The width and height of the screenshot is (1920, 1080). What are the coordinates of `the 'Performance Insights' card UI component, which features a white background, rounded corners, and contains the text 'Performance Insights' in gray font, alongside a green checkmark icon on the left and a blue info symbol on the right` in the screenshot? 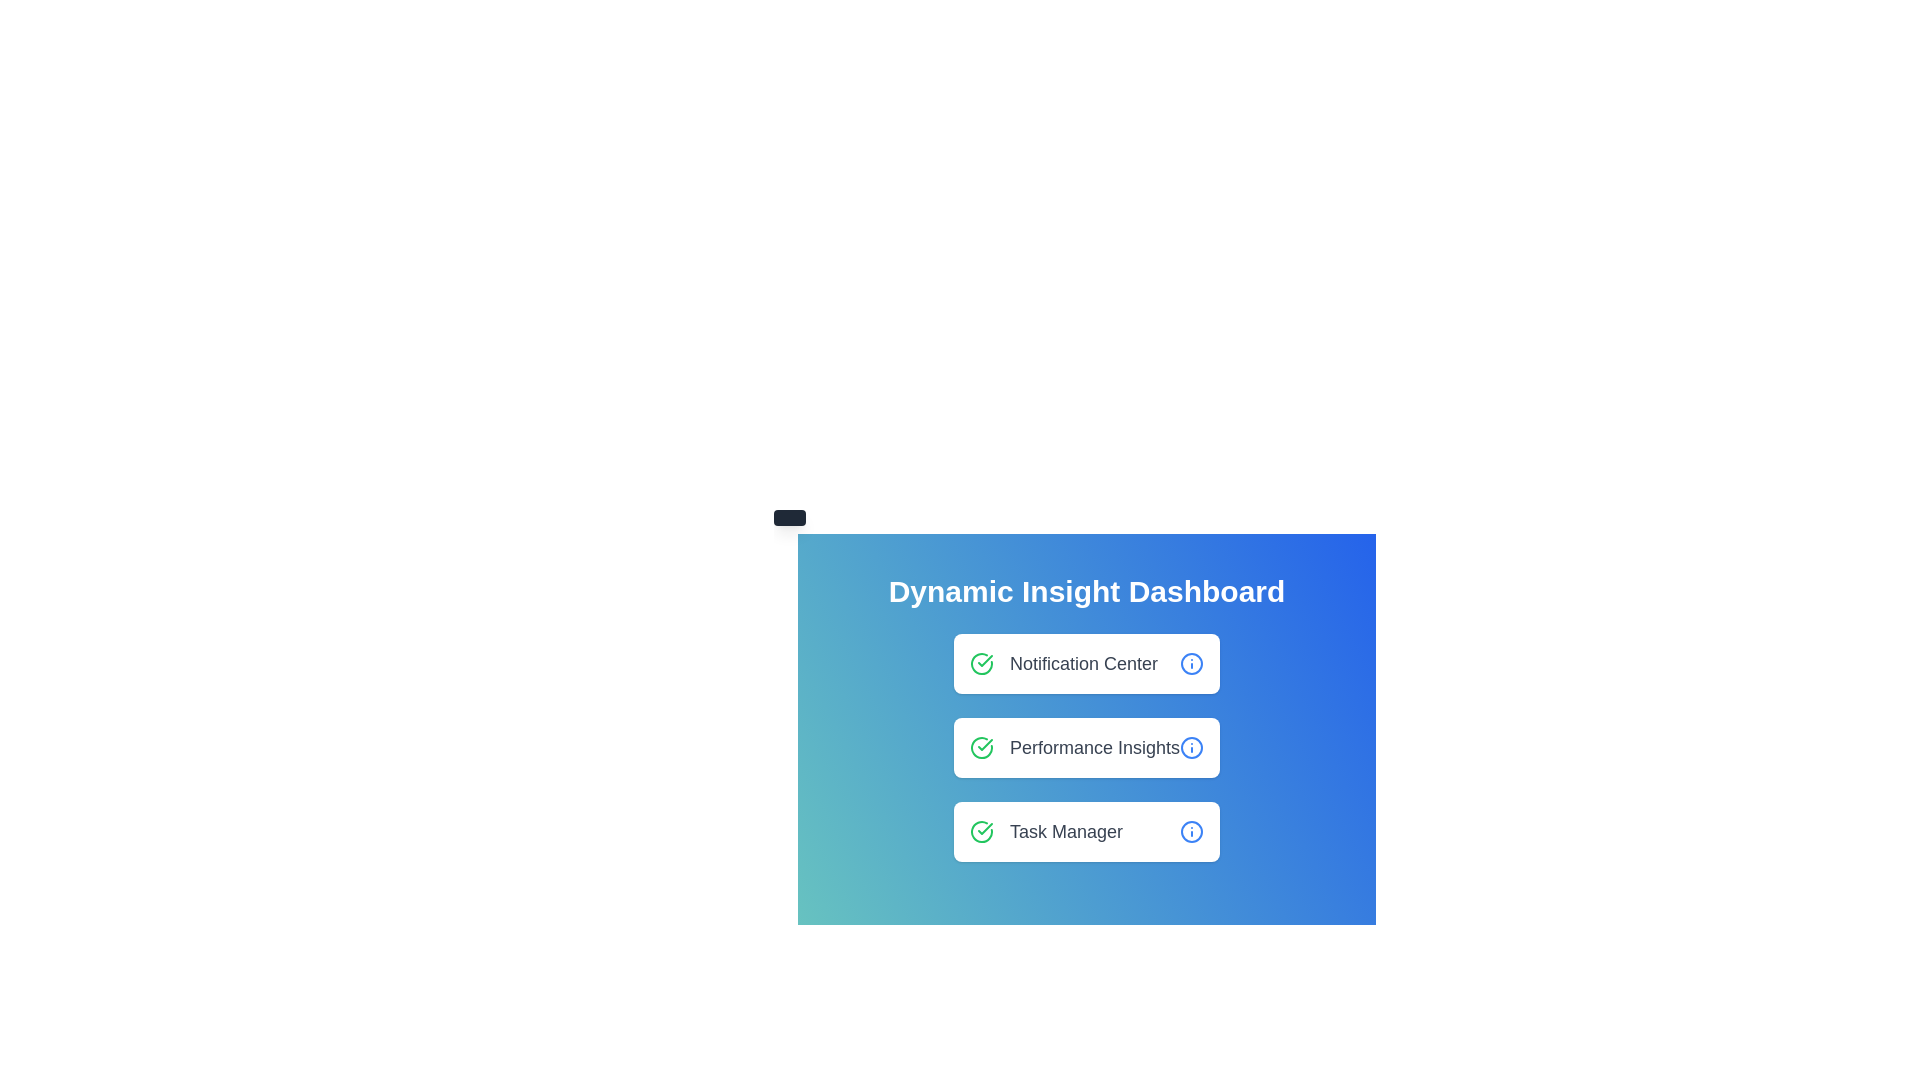 It's located at (1085, 748).